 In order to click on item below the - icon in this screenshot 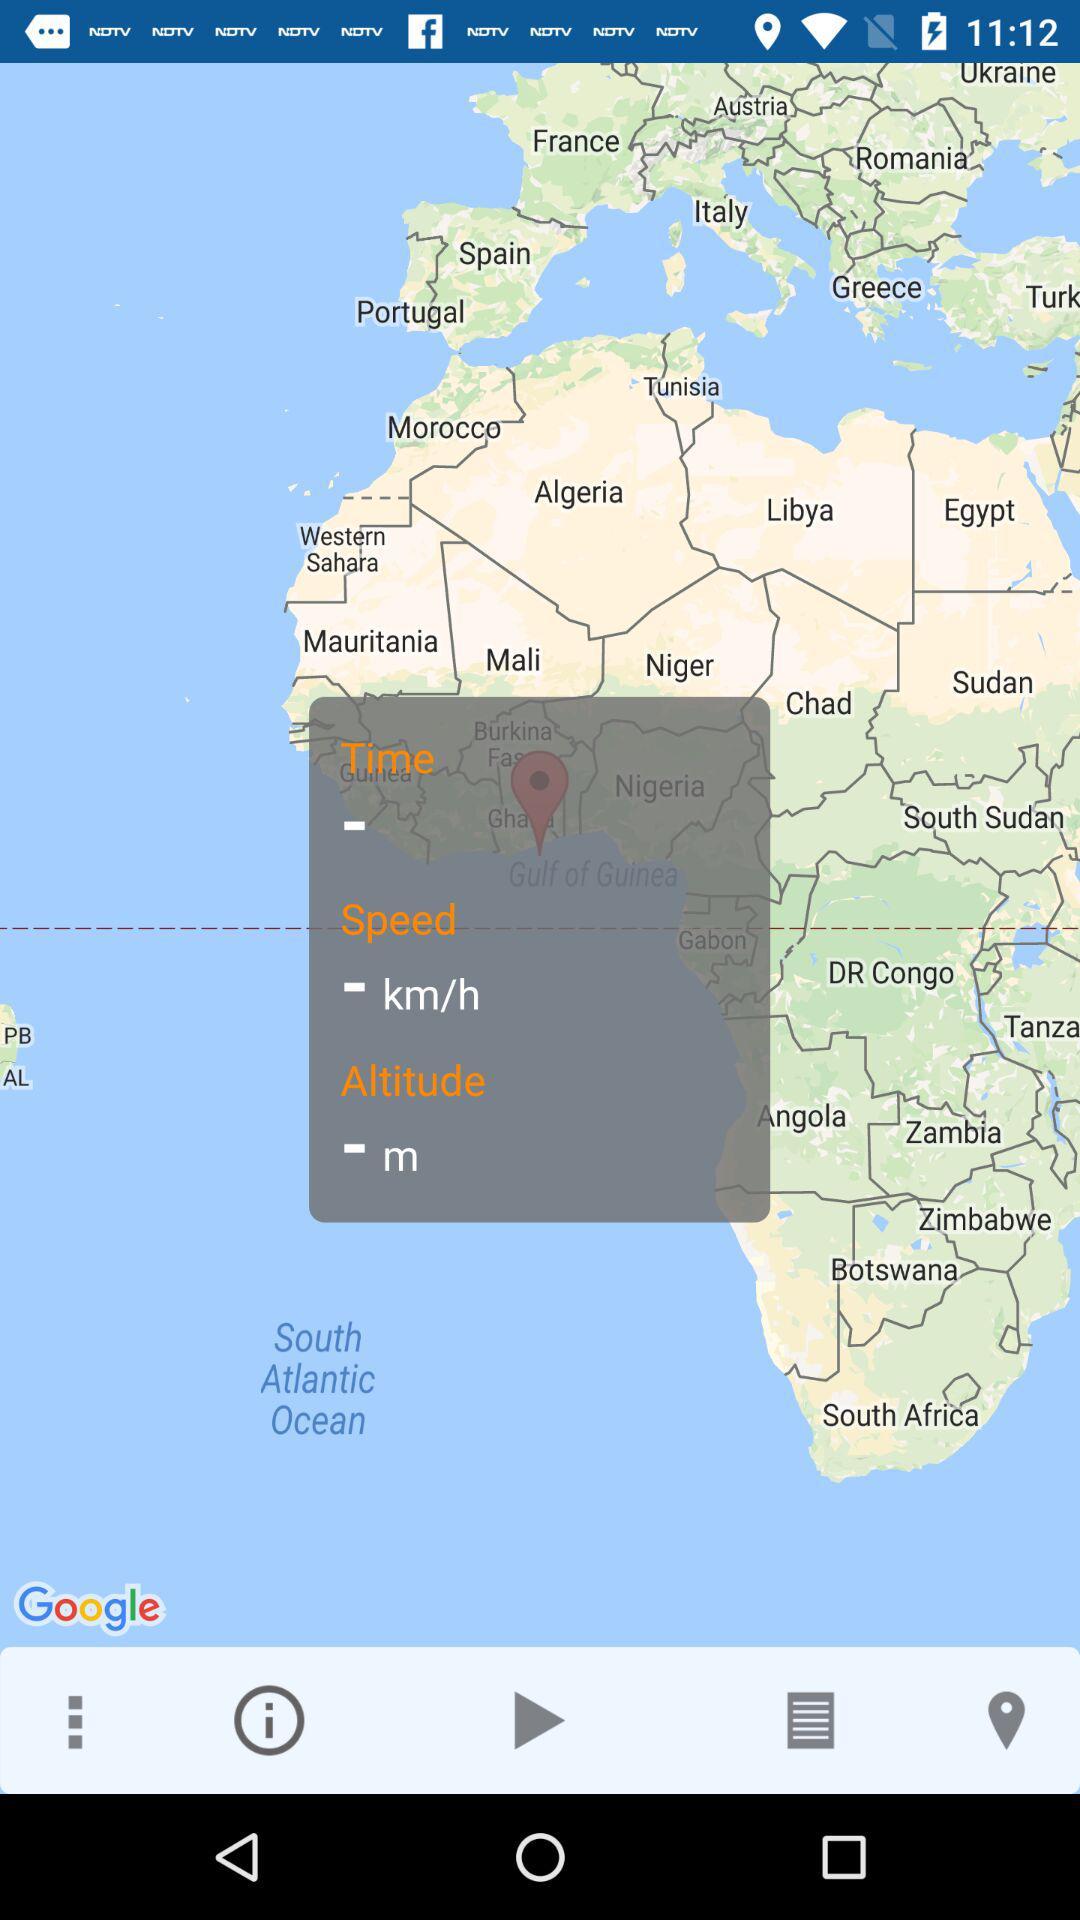, I will do `click(268, 1719)`.